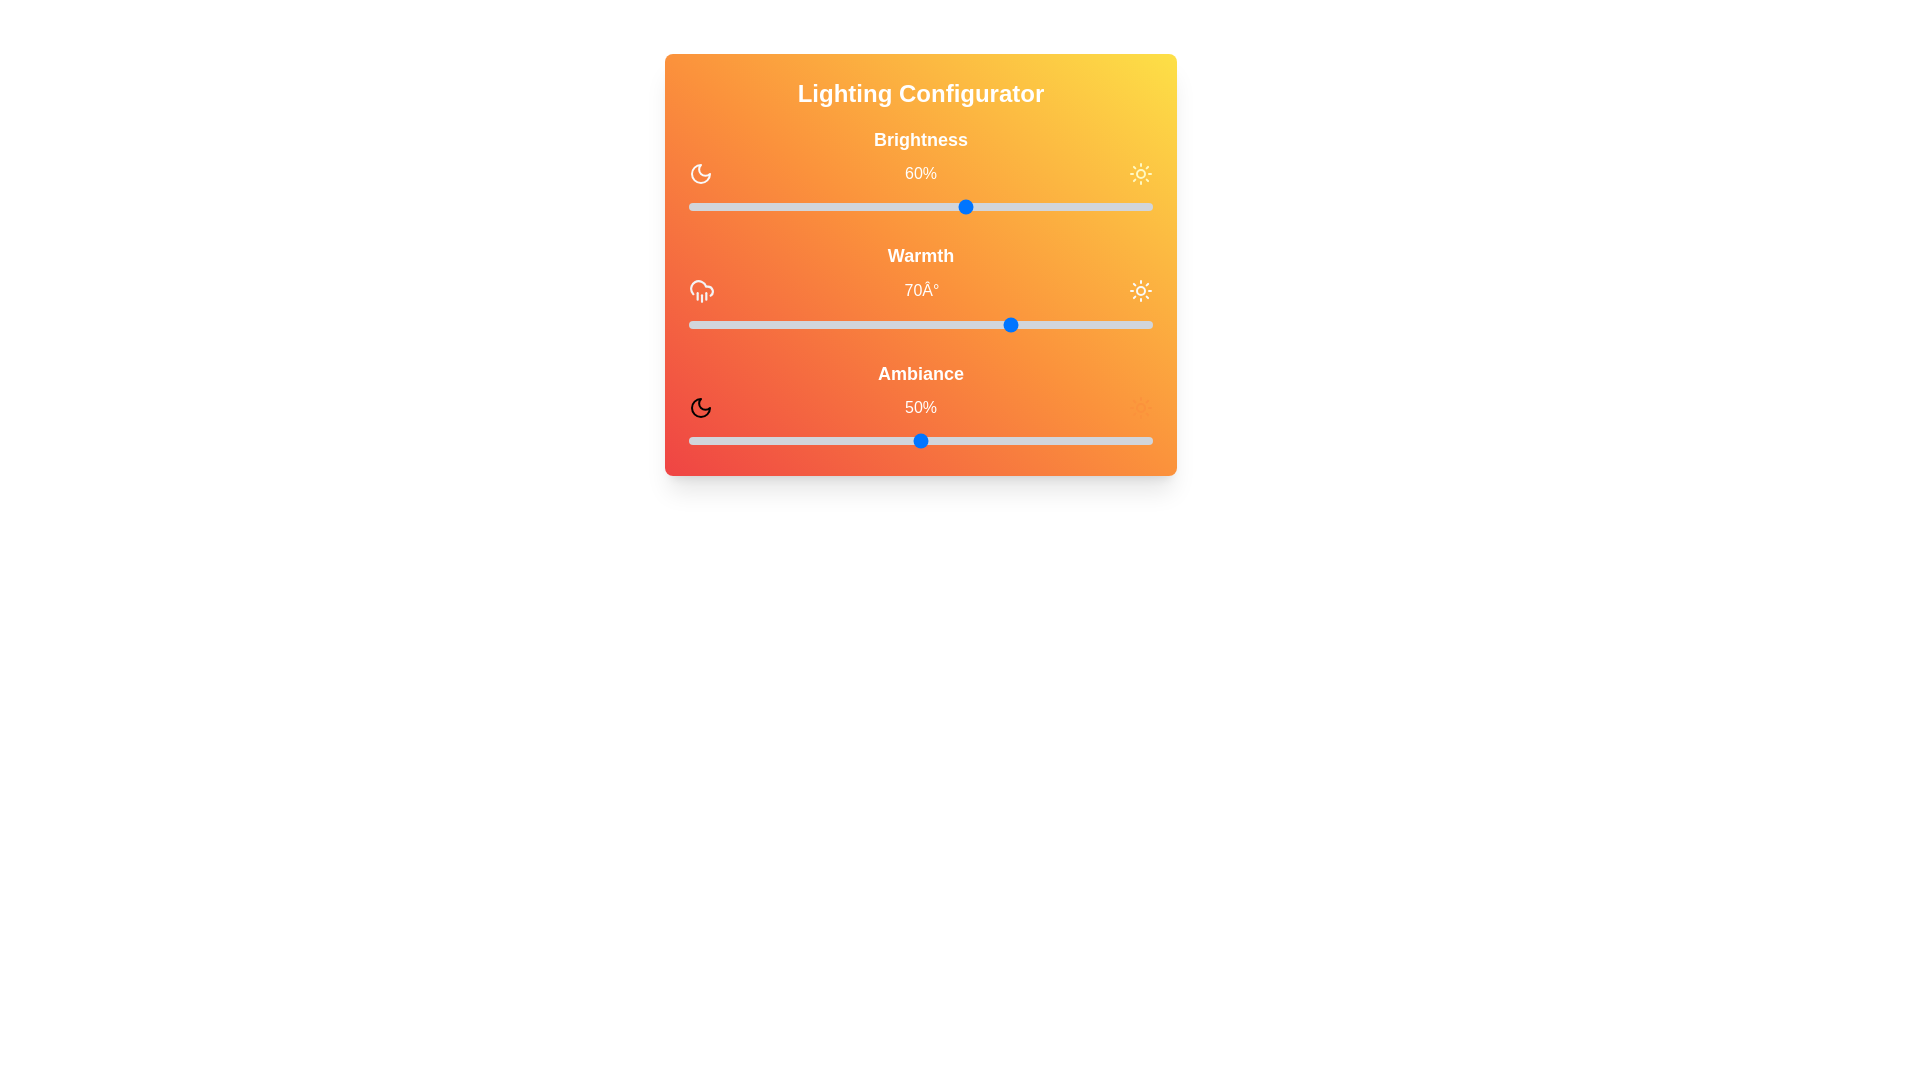 Image resolution: width=1920 pixels, height=1080 pixels. I want to click on the ambiance slider to 86%, so click(1087, 439).